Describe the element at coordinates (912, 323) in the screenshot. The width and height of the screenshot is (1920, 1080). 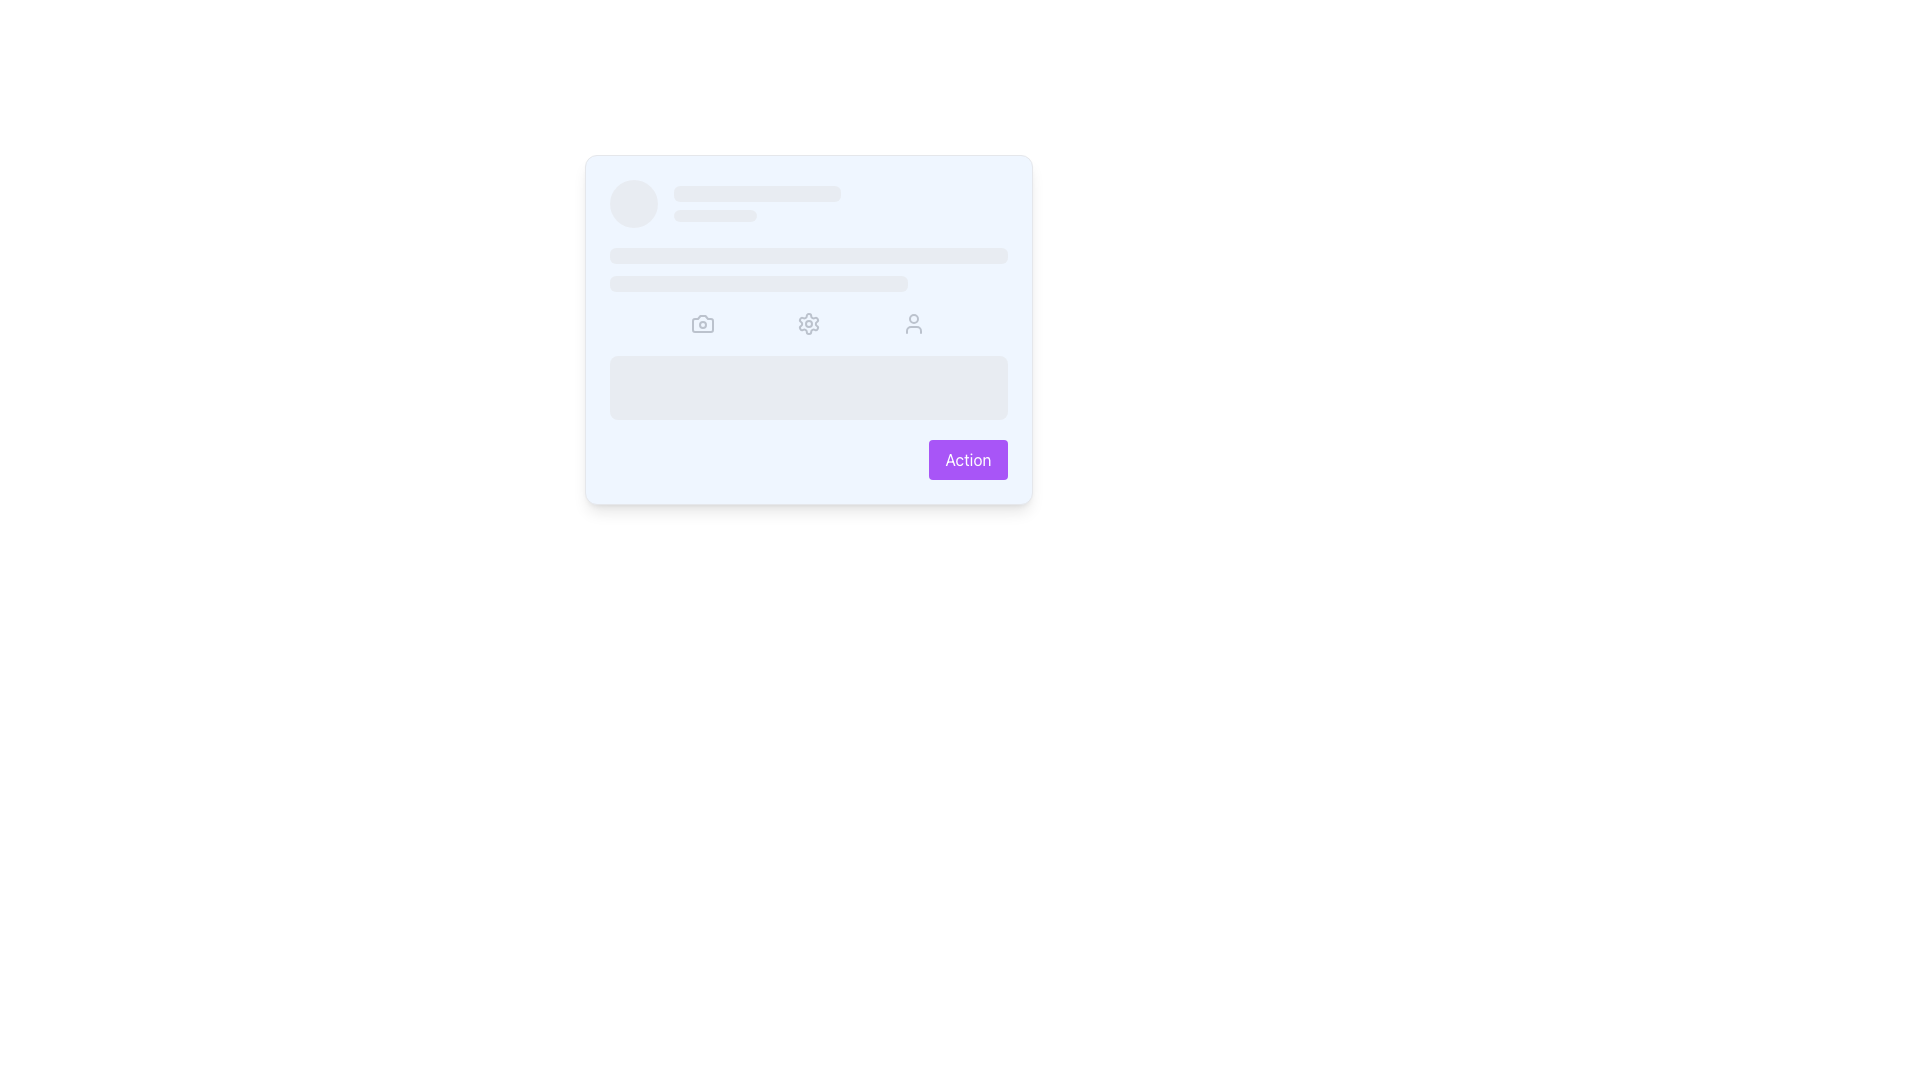
I see `the user icon, which is a gray outlined person figure with a subtle pulse animation` at that location.